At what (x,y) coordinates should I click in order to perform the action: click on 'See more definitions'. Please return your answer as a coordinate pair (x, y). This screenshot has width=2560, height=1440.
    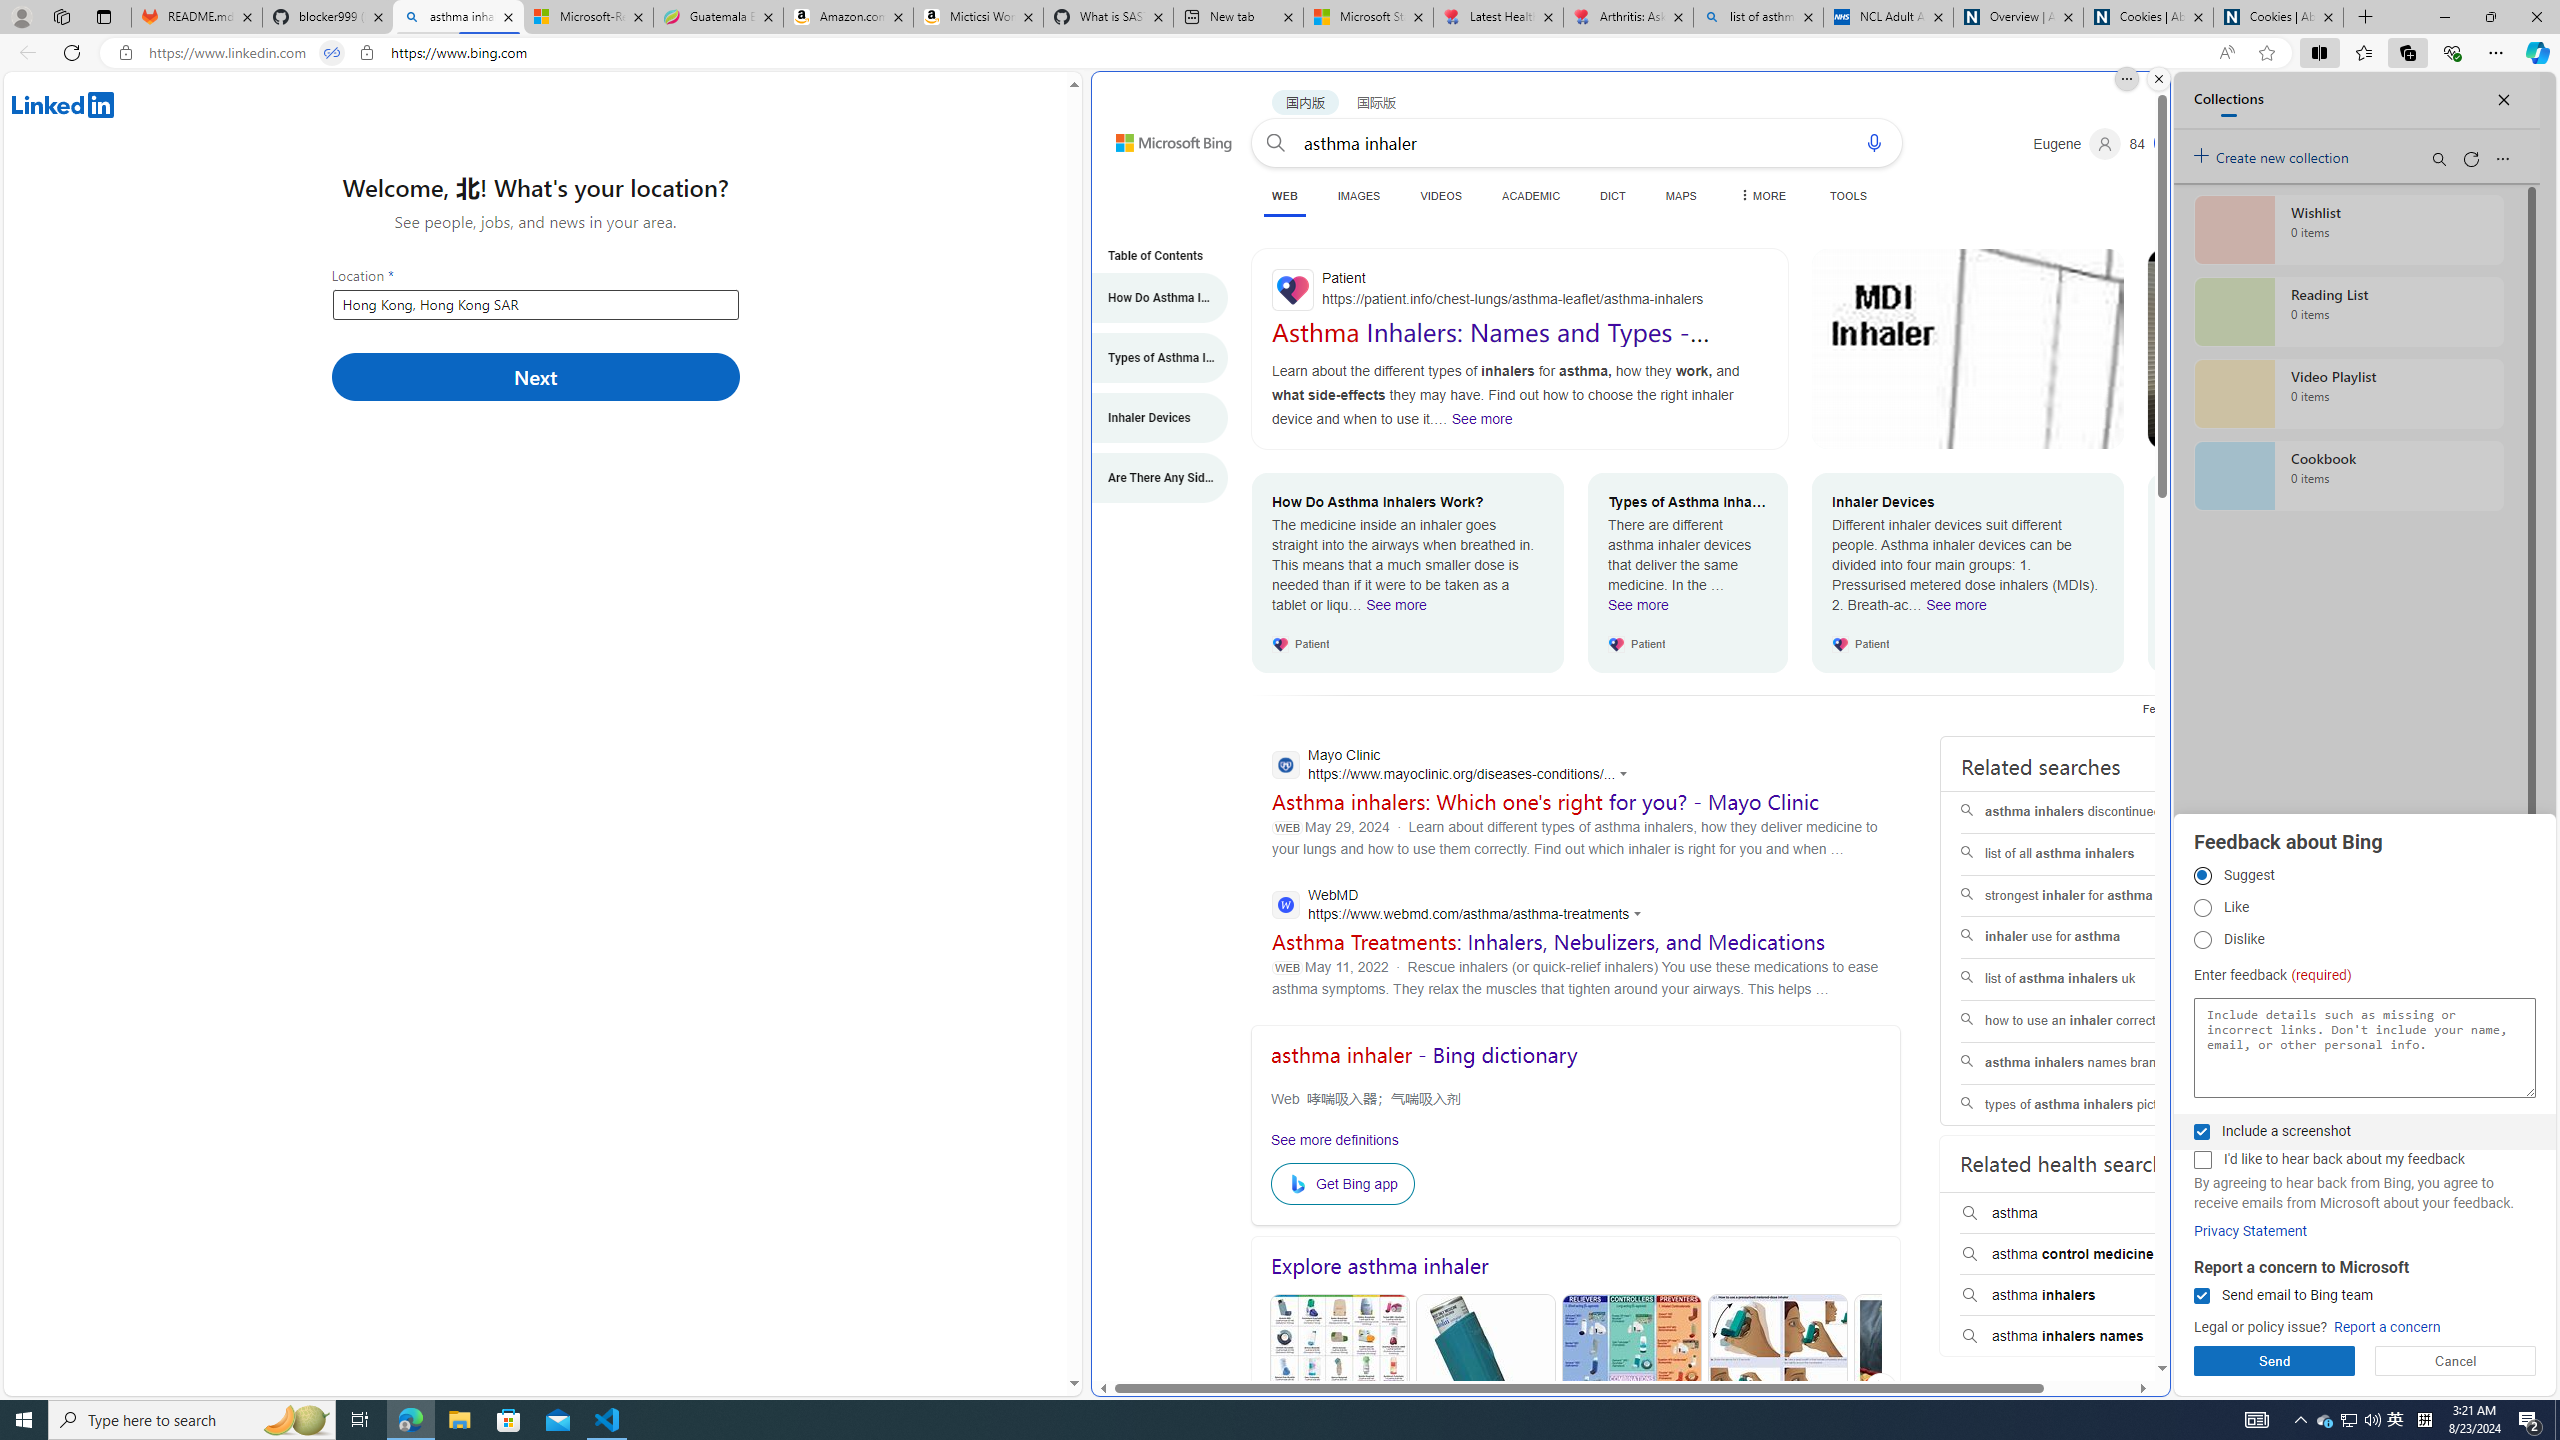
    Looking at the image, I should click on (1332, 1138).